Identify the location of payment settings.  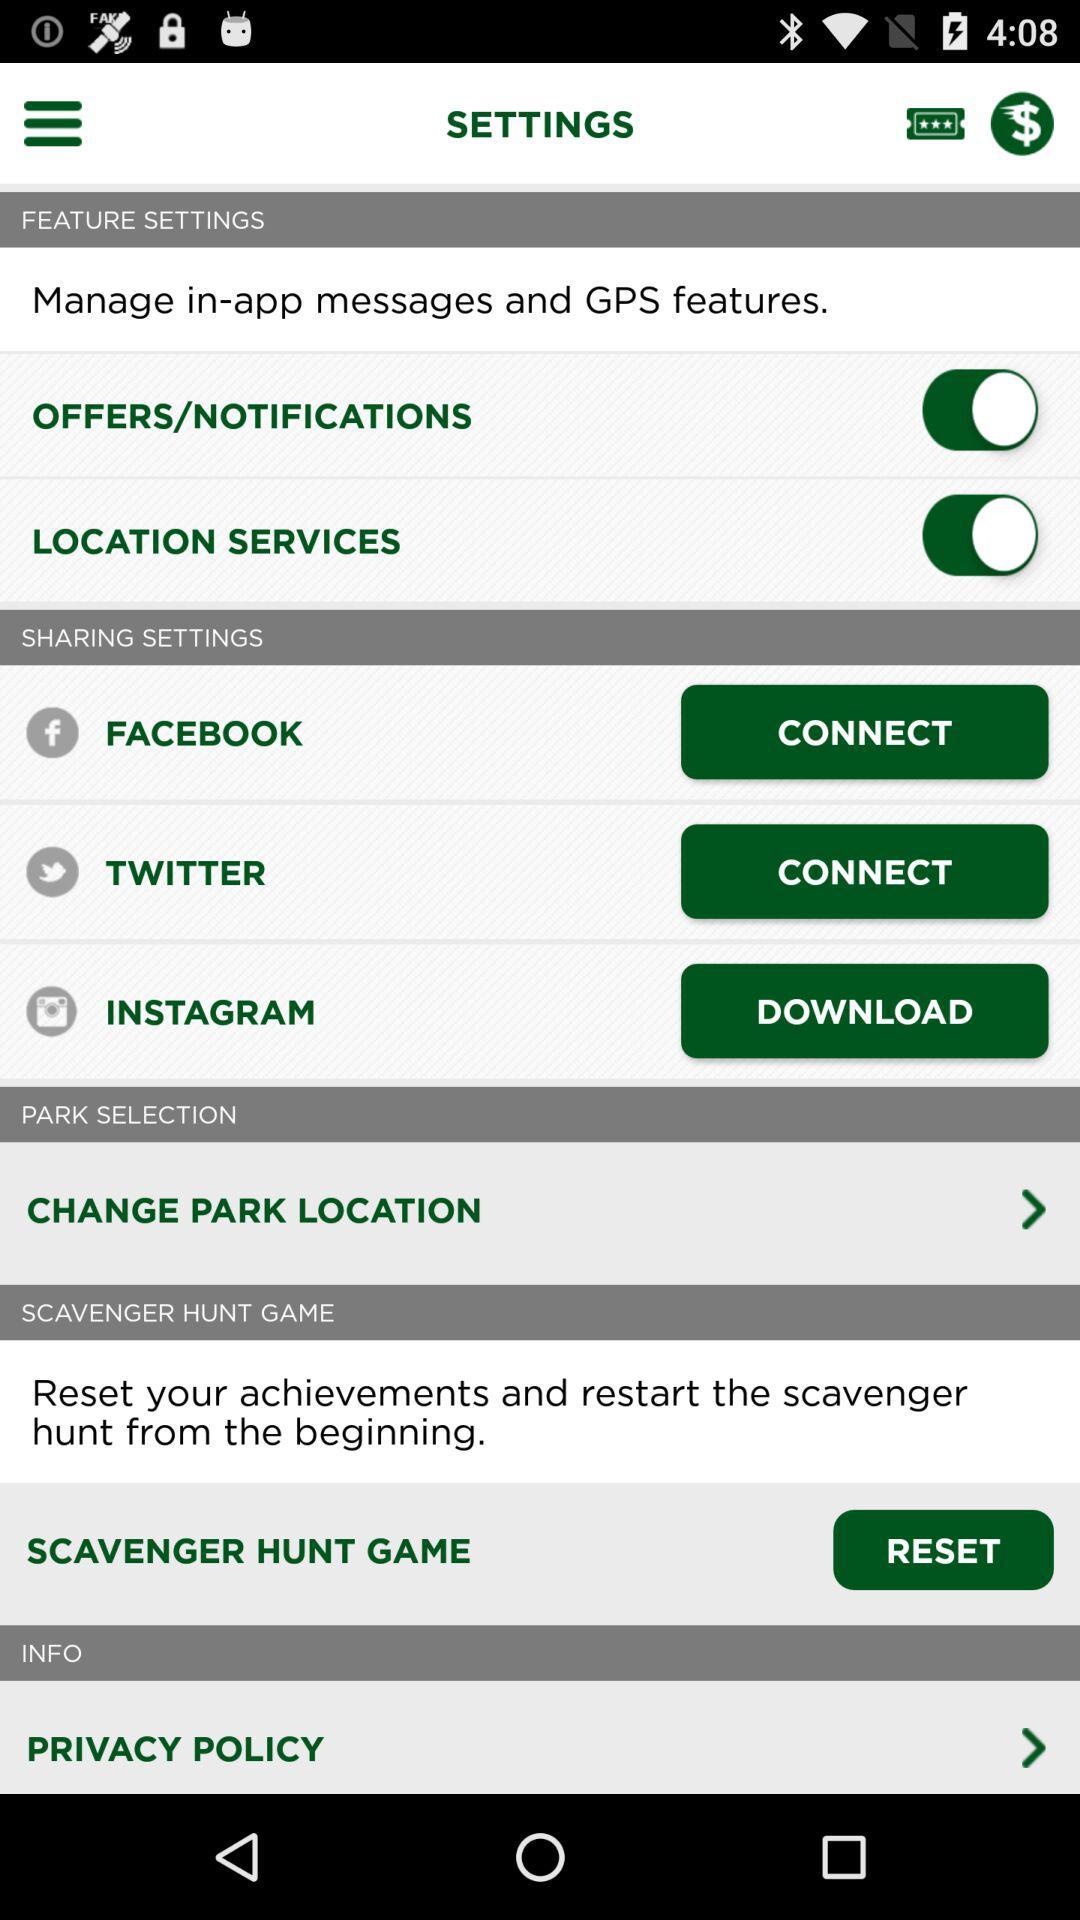
(1035, 122).